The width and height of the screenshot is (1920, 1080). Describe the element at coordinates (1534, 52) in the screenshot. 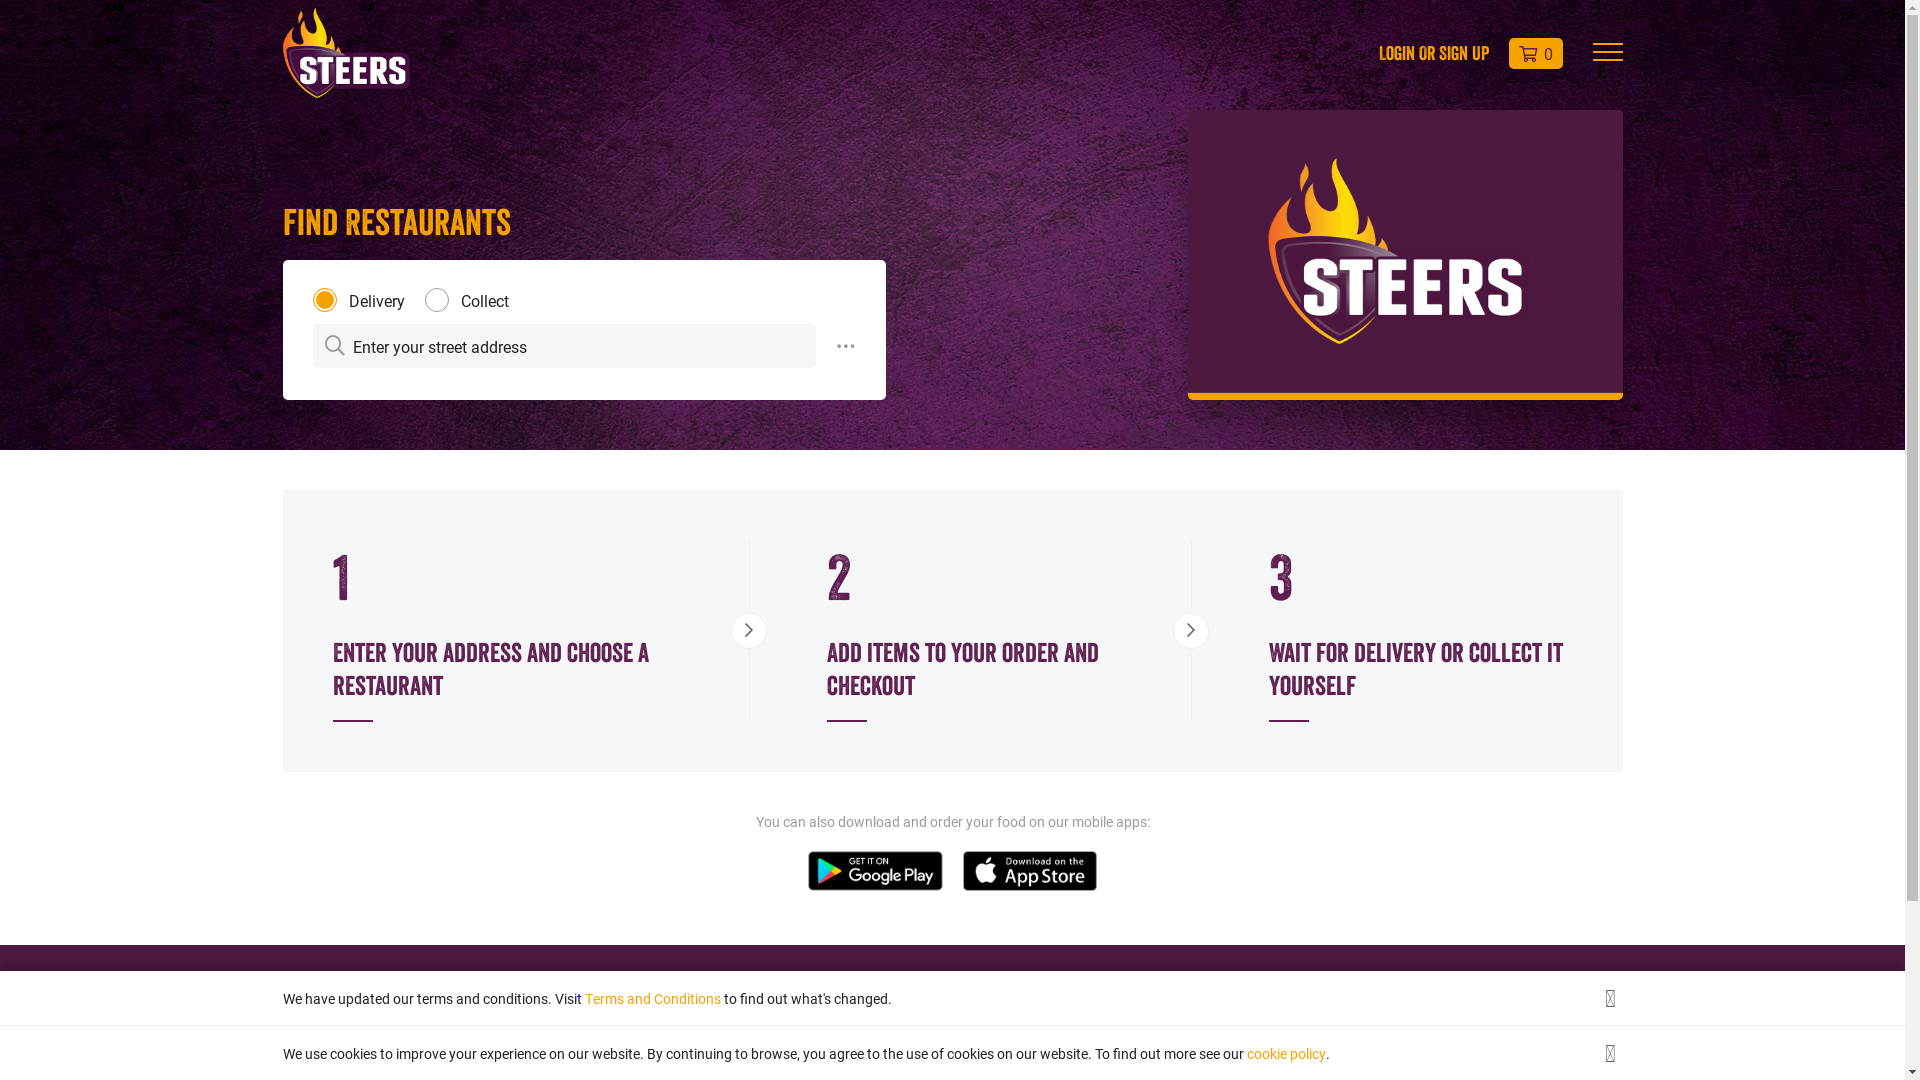

I see `'0'` at that location.